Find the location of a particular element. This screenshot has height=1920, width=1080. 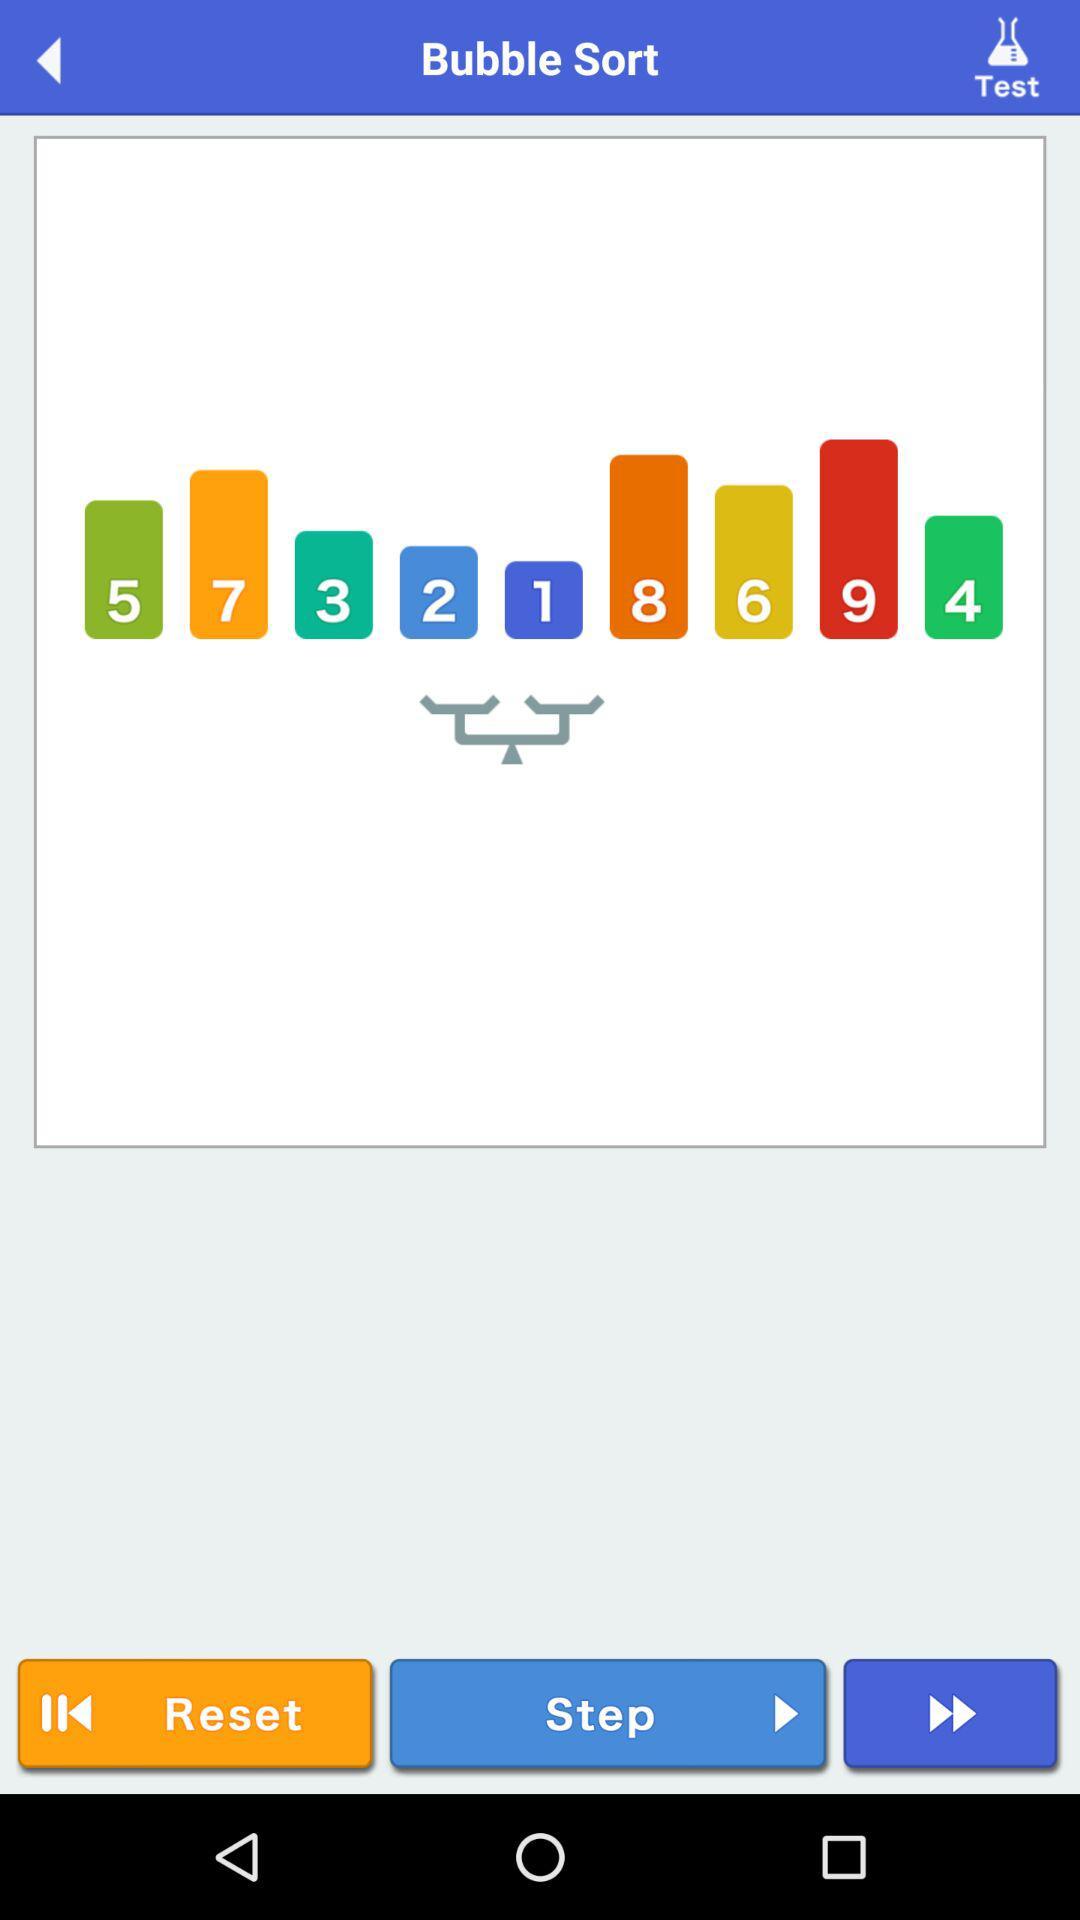

the next step is located at coordinates (609, 1716).